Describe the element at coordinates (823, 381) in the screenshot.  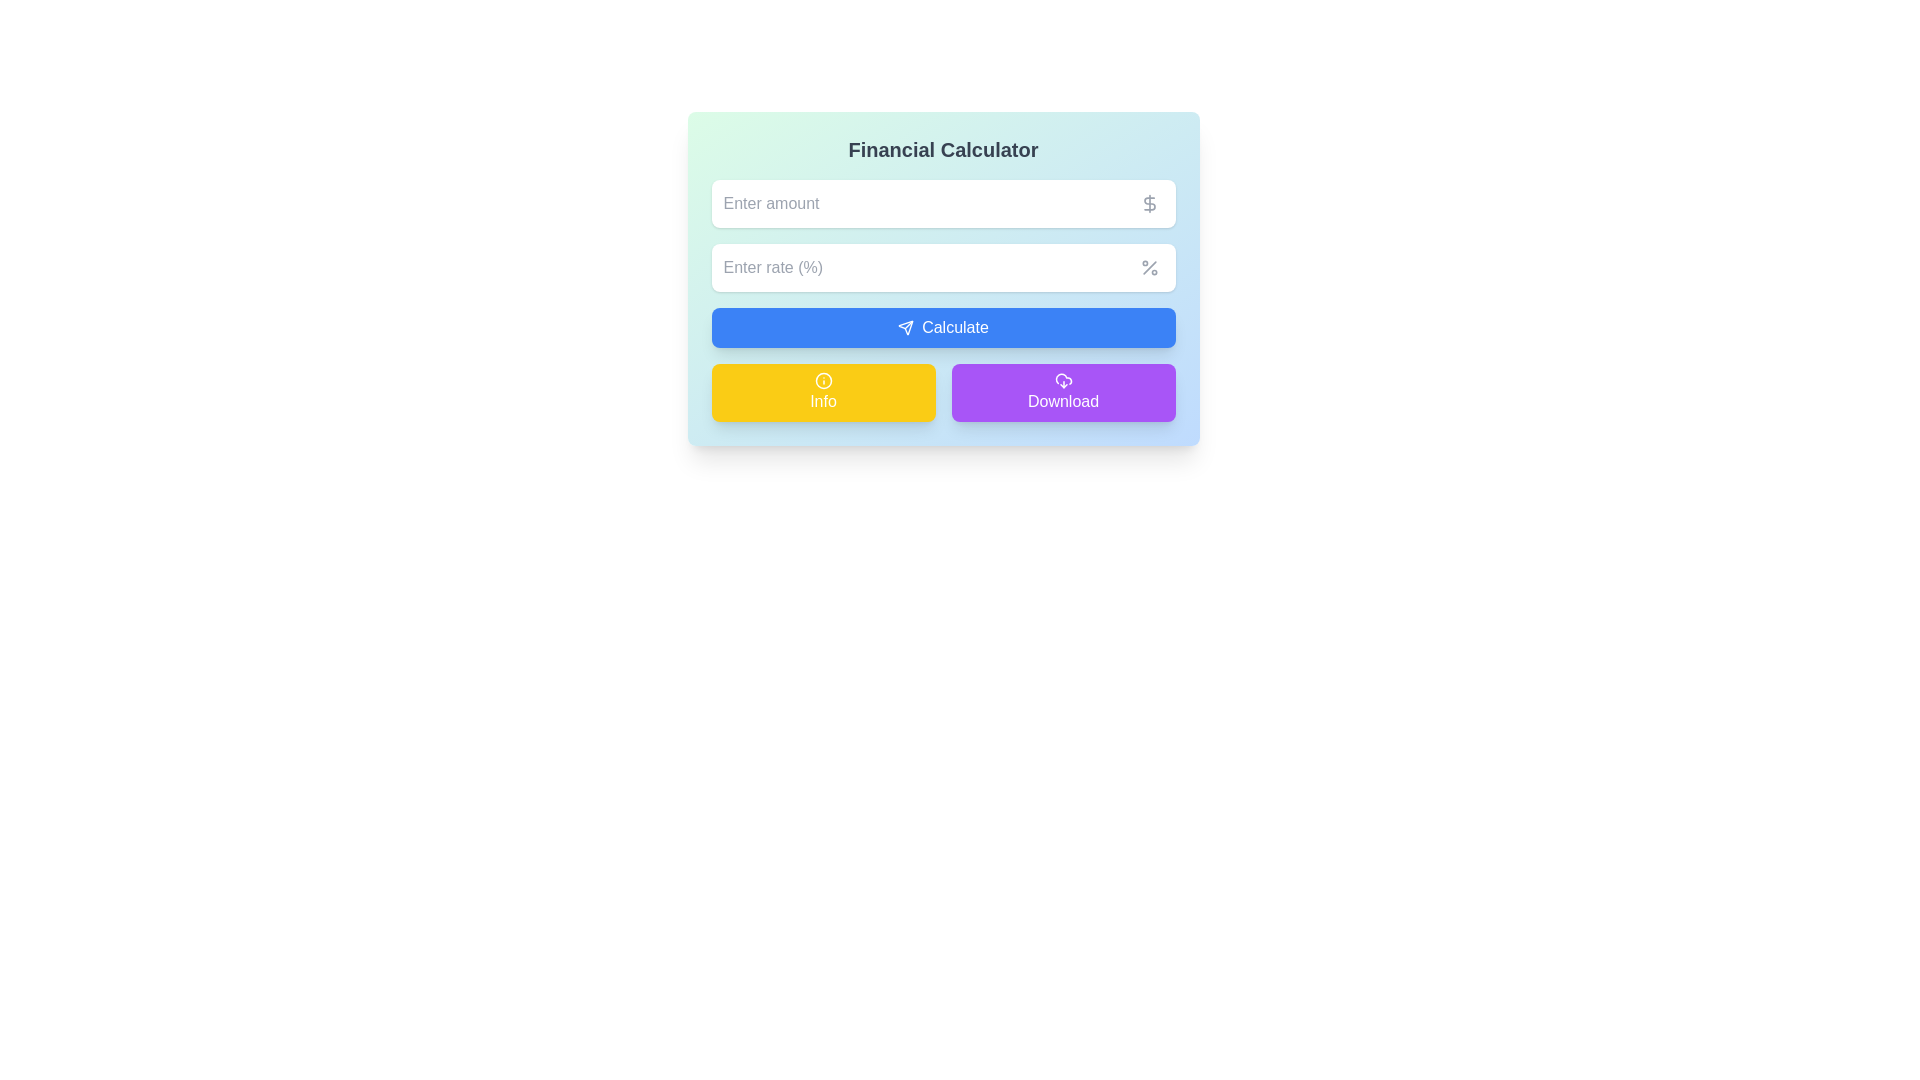
I see `the decorative circle within the 'info' icon located in the 'Info' button at the bottom-left of the button row` at that location.